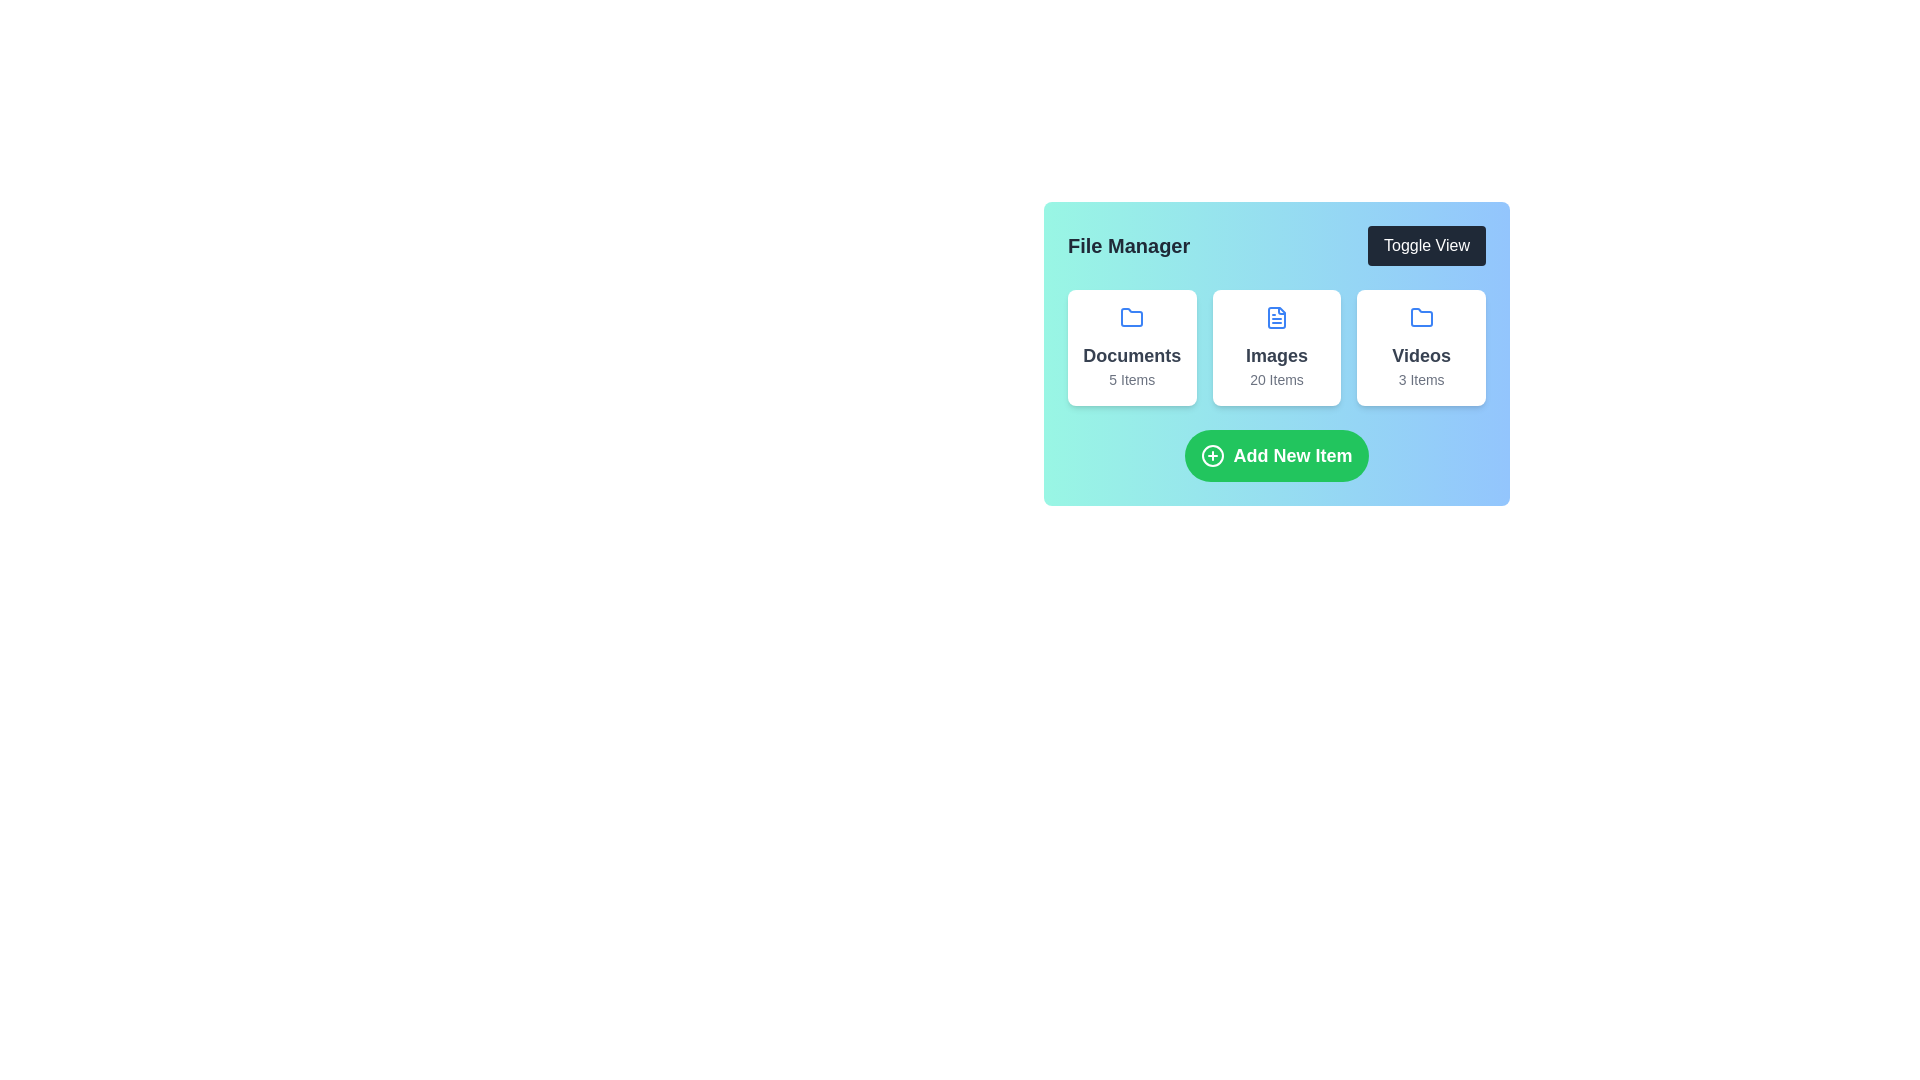  I want to click on the highlighted 'Images' category card in the Category summary section, so click(1275, 346).